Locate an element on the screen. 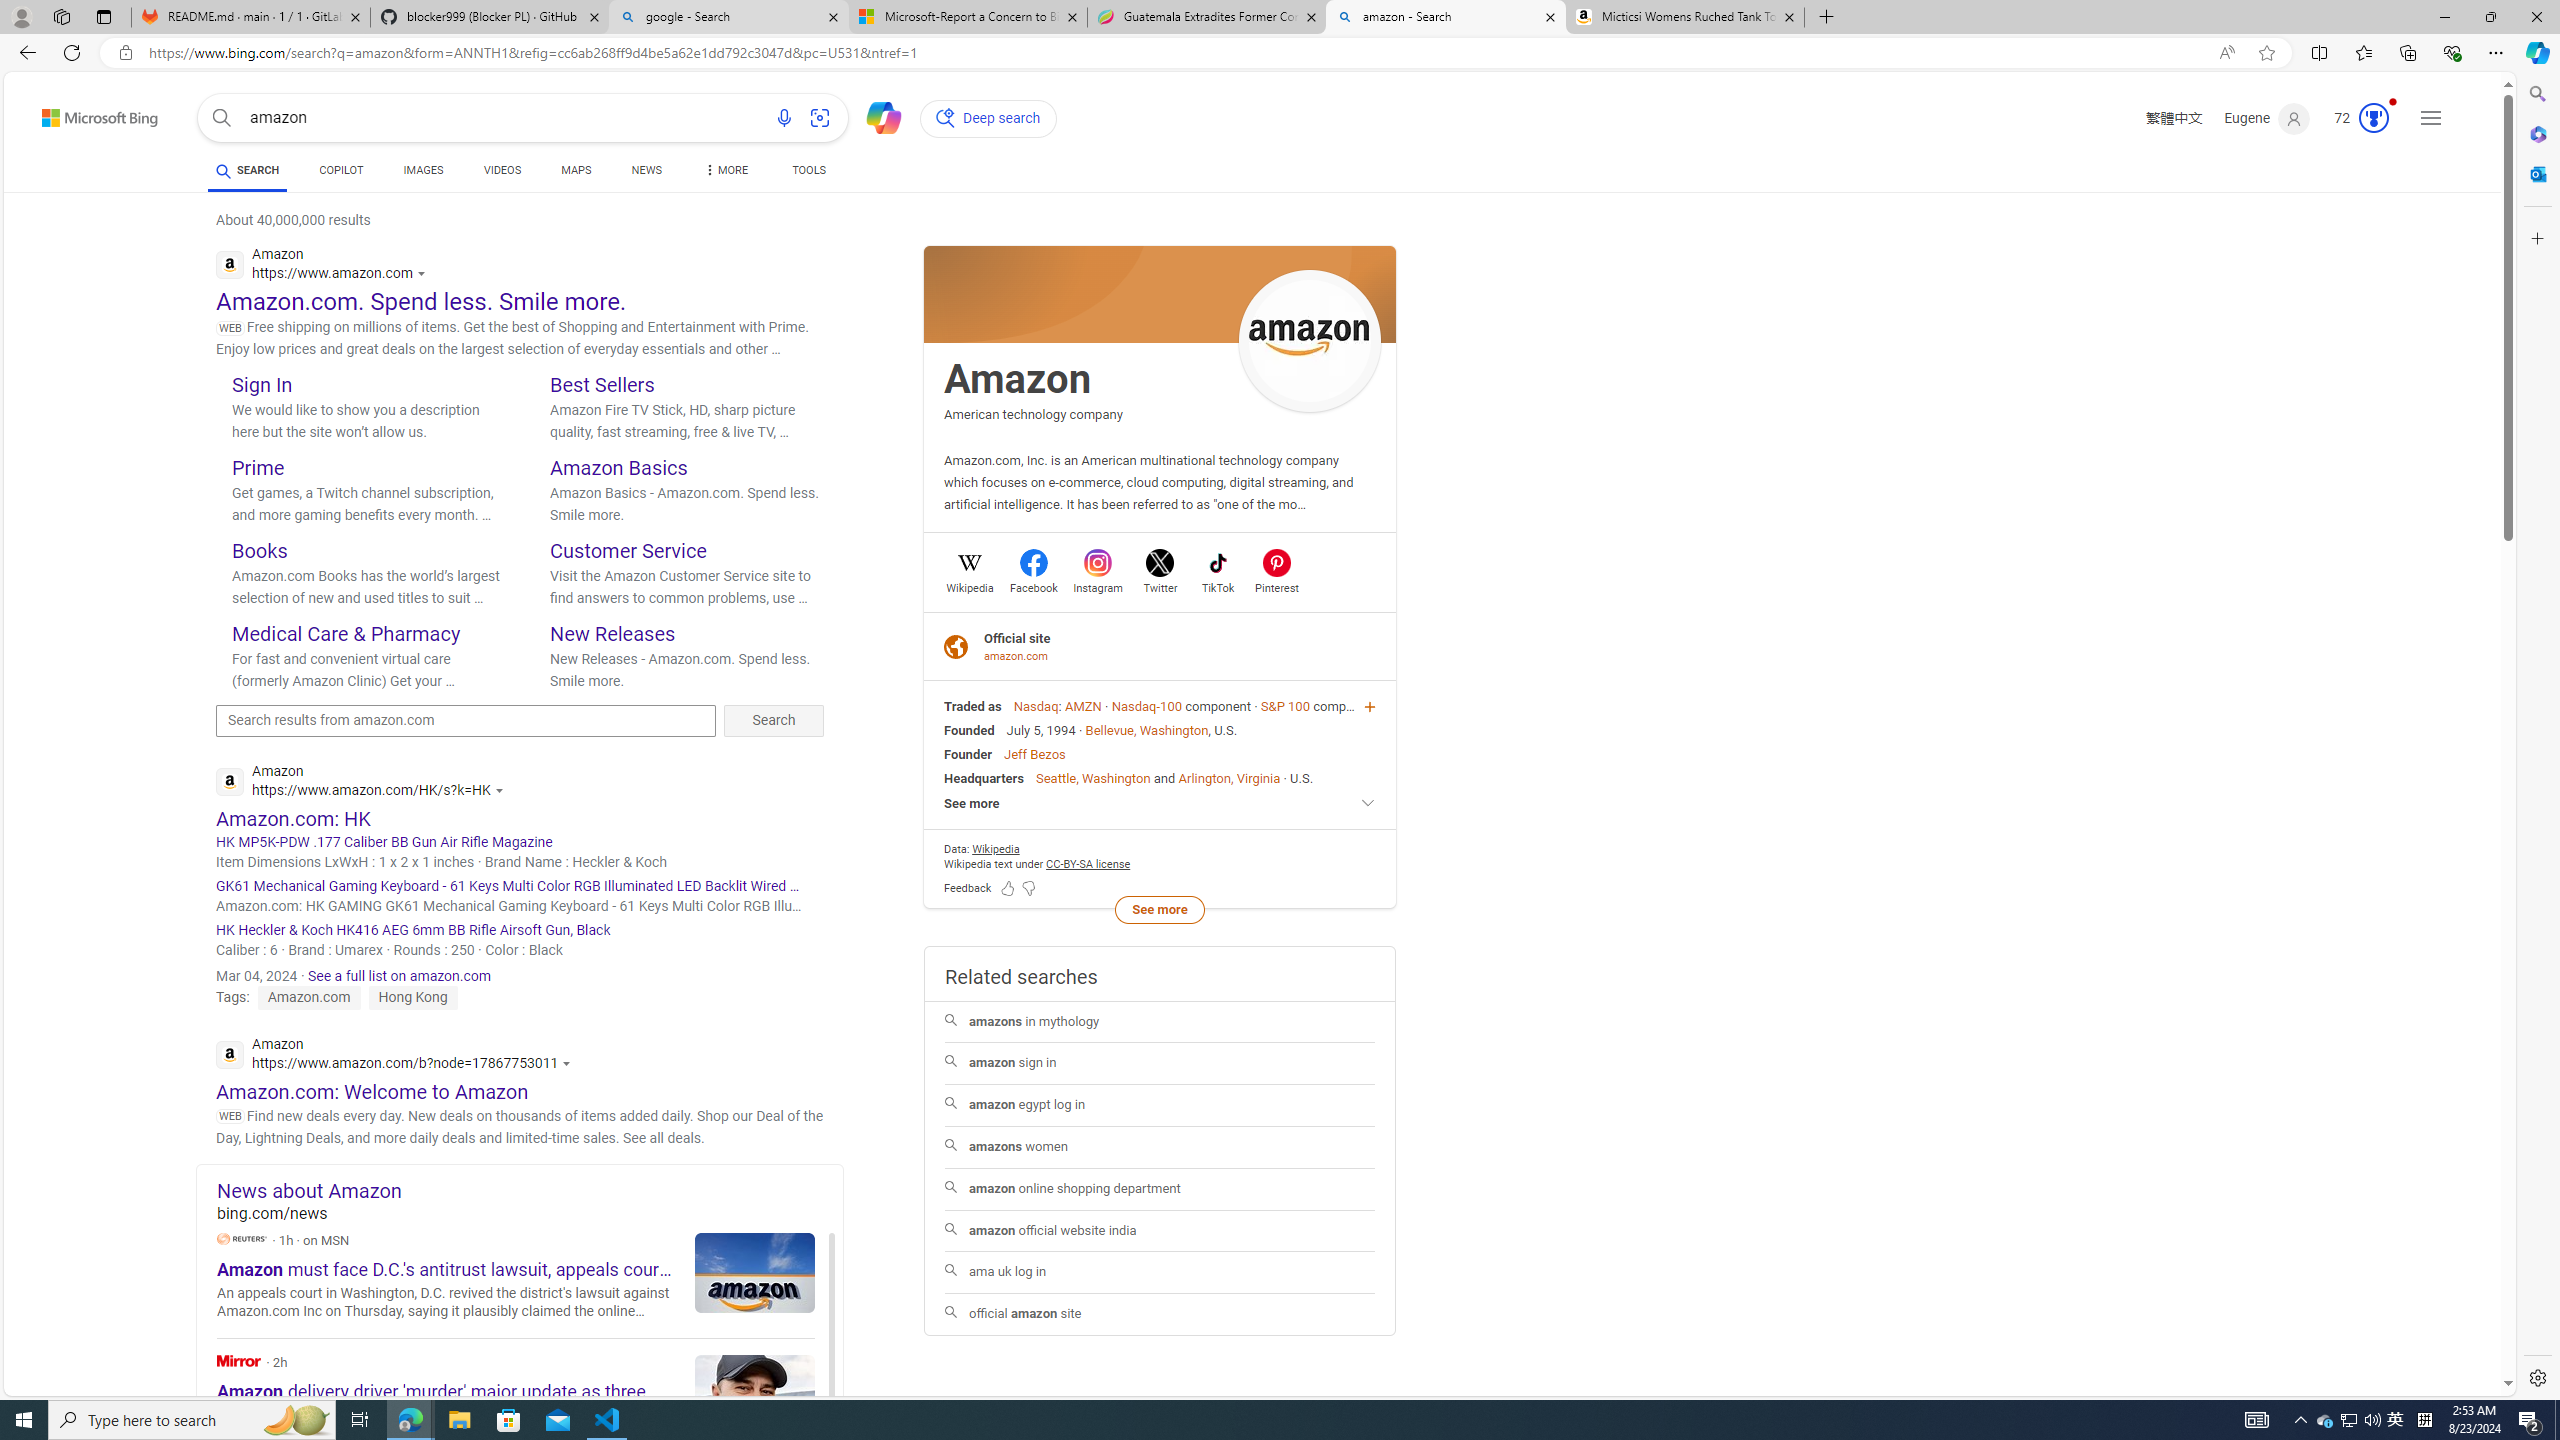 This screenshot has width=2560, height=1440. 'Traded as' is located at coordinates (971, 705).